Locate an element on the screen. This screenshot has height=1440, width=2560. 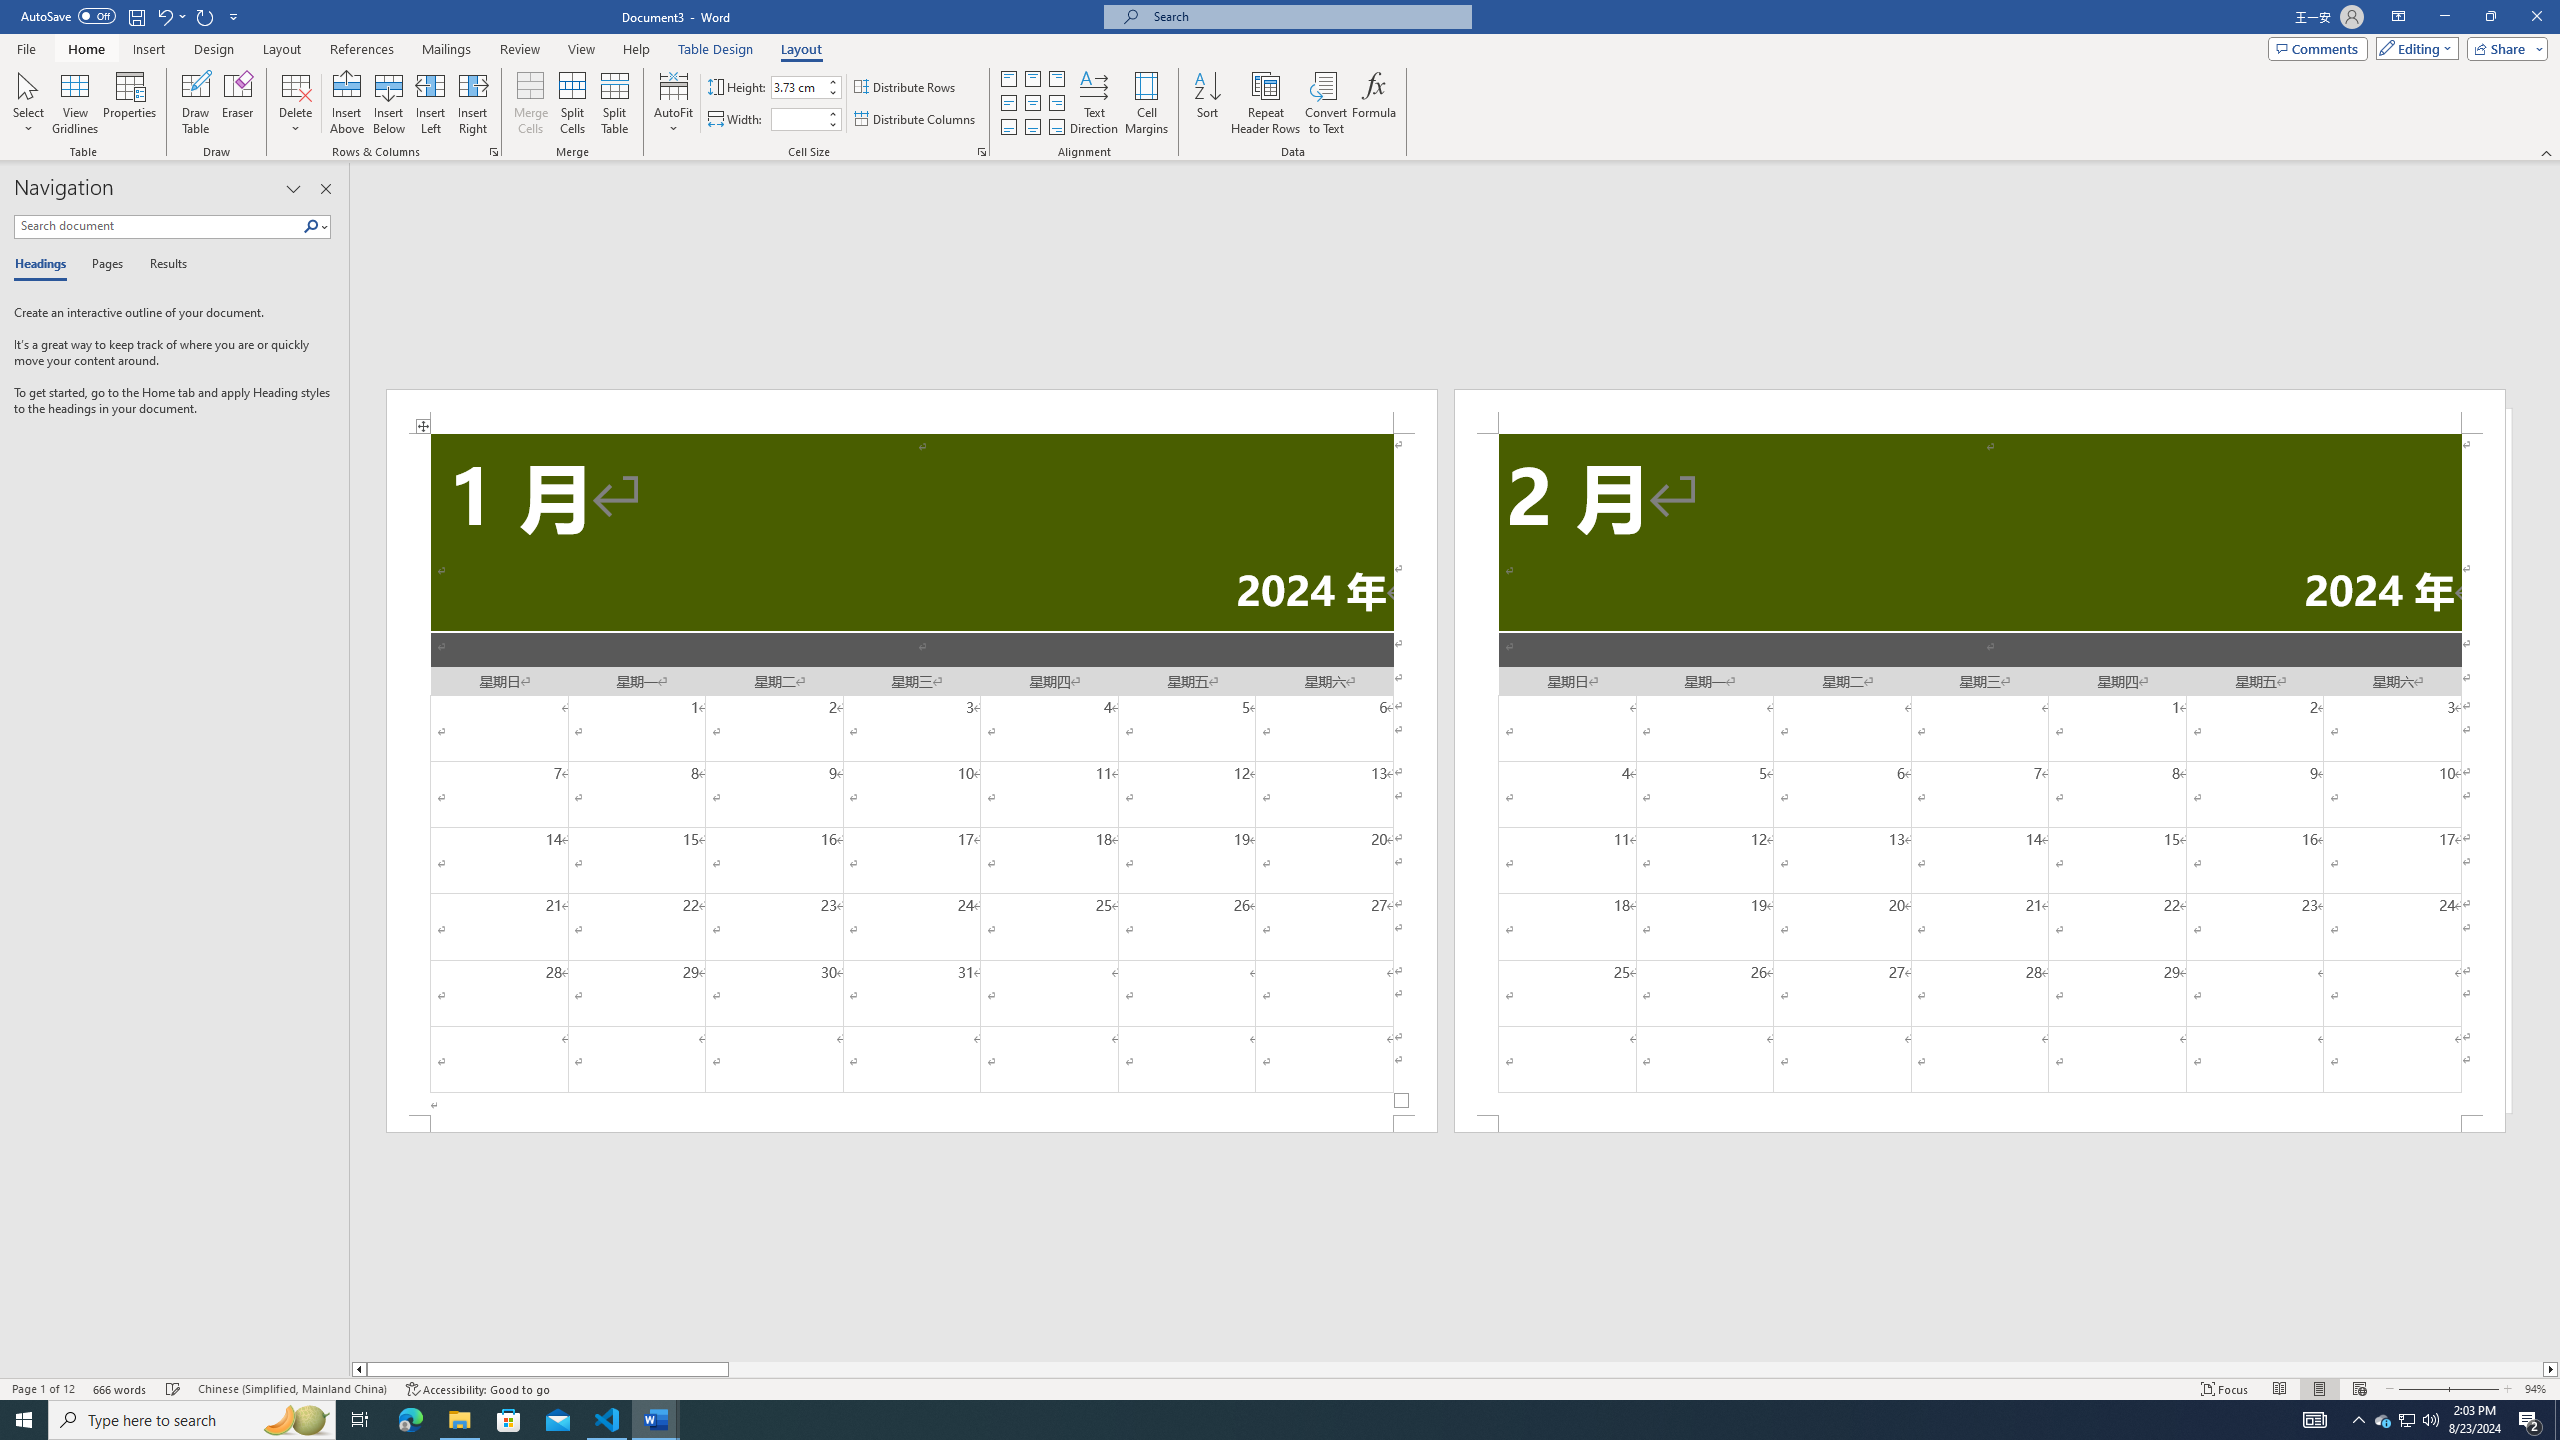
'Footer -Section 2-' is located at coordinates (1980, 1122).